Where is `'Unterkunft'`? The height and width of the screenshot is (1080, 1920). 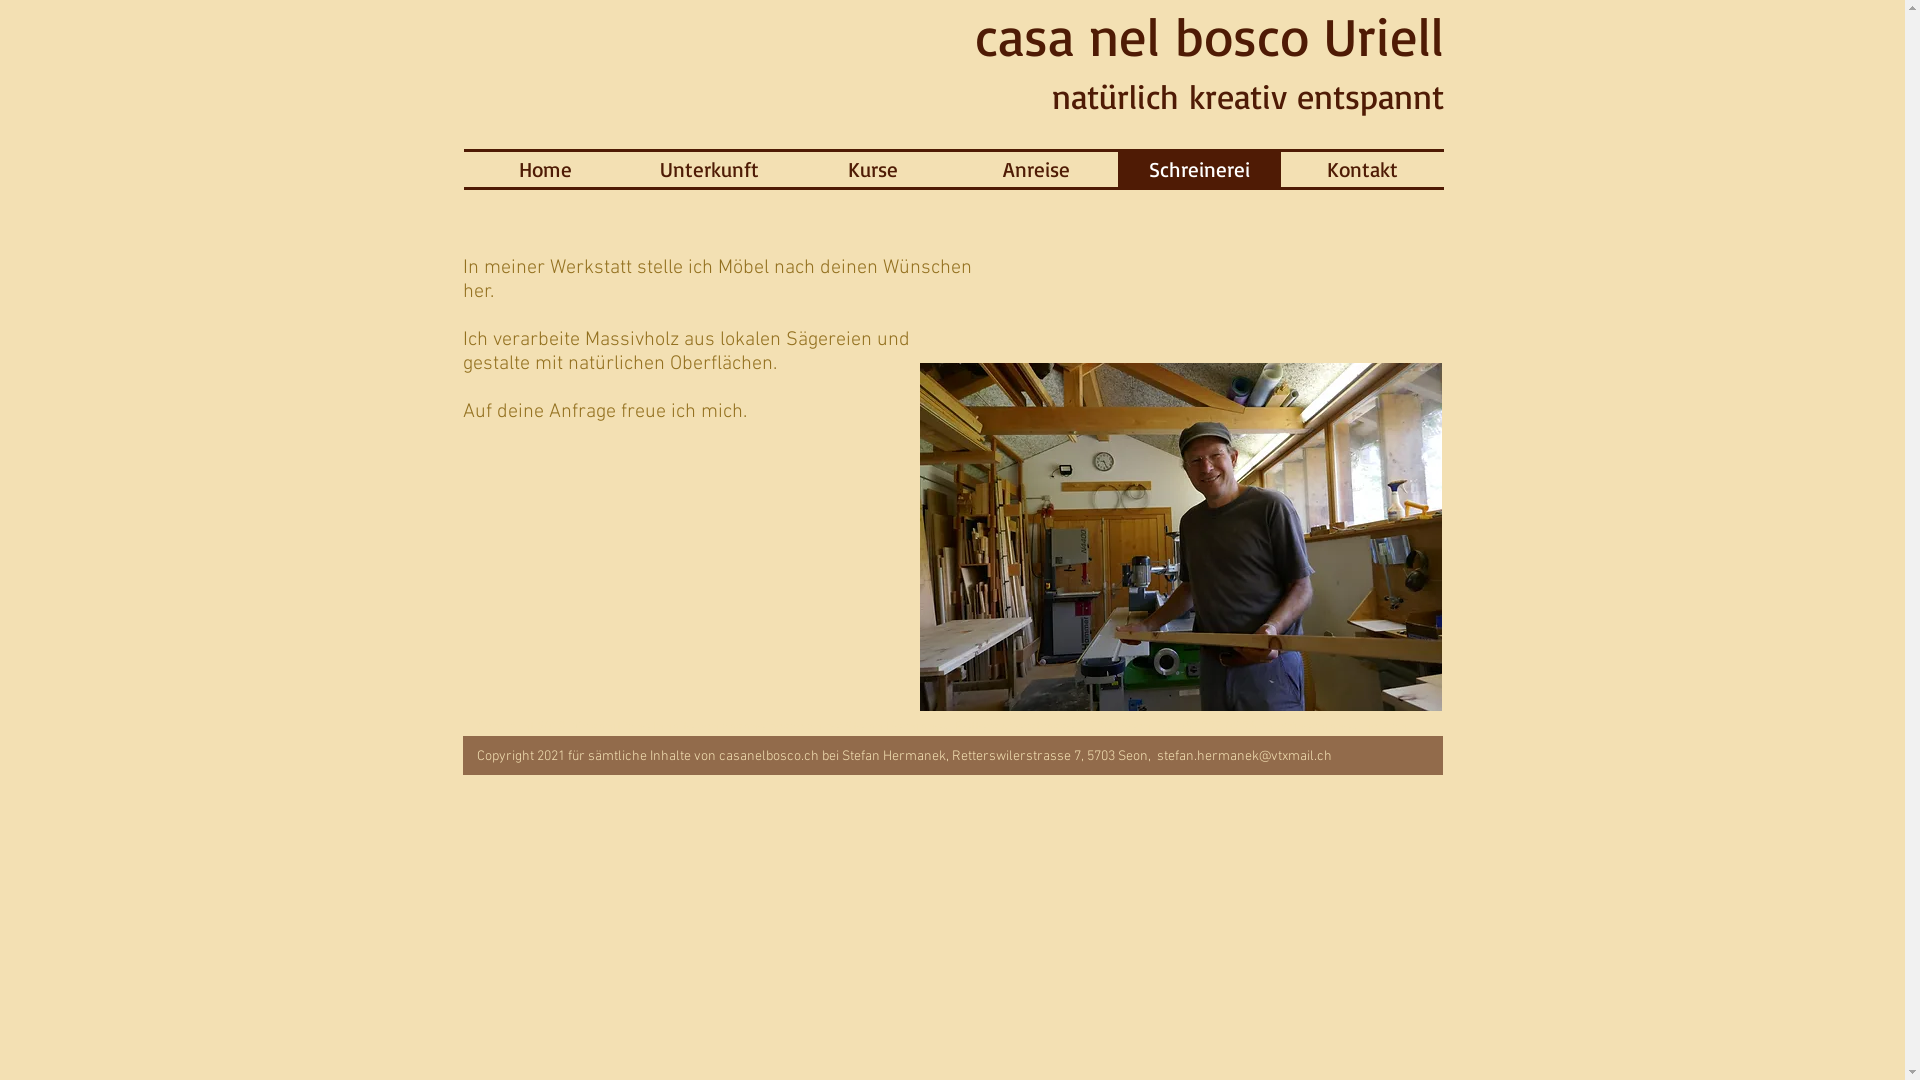
'Unterkunft' is located at coordinates (627, 168).